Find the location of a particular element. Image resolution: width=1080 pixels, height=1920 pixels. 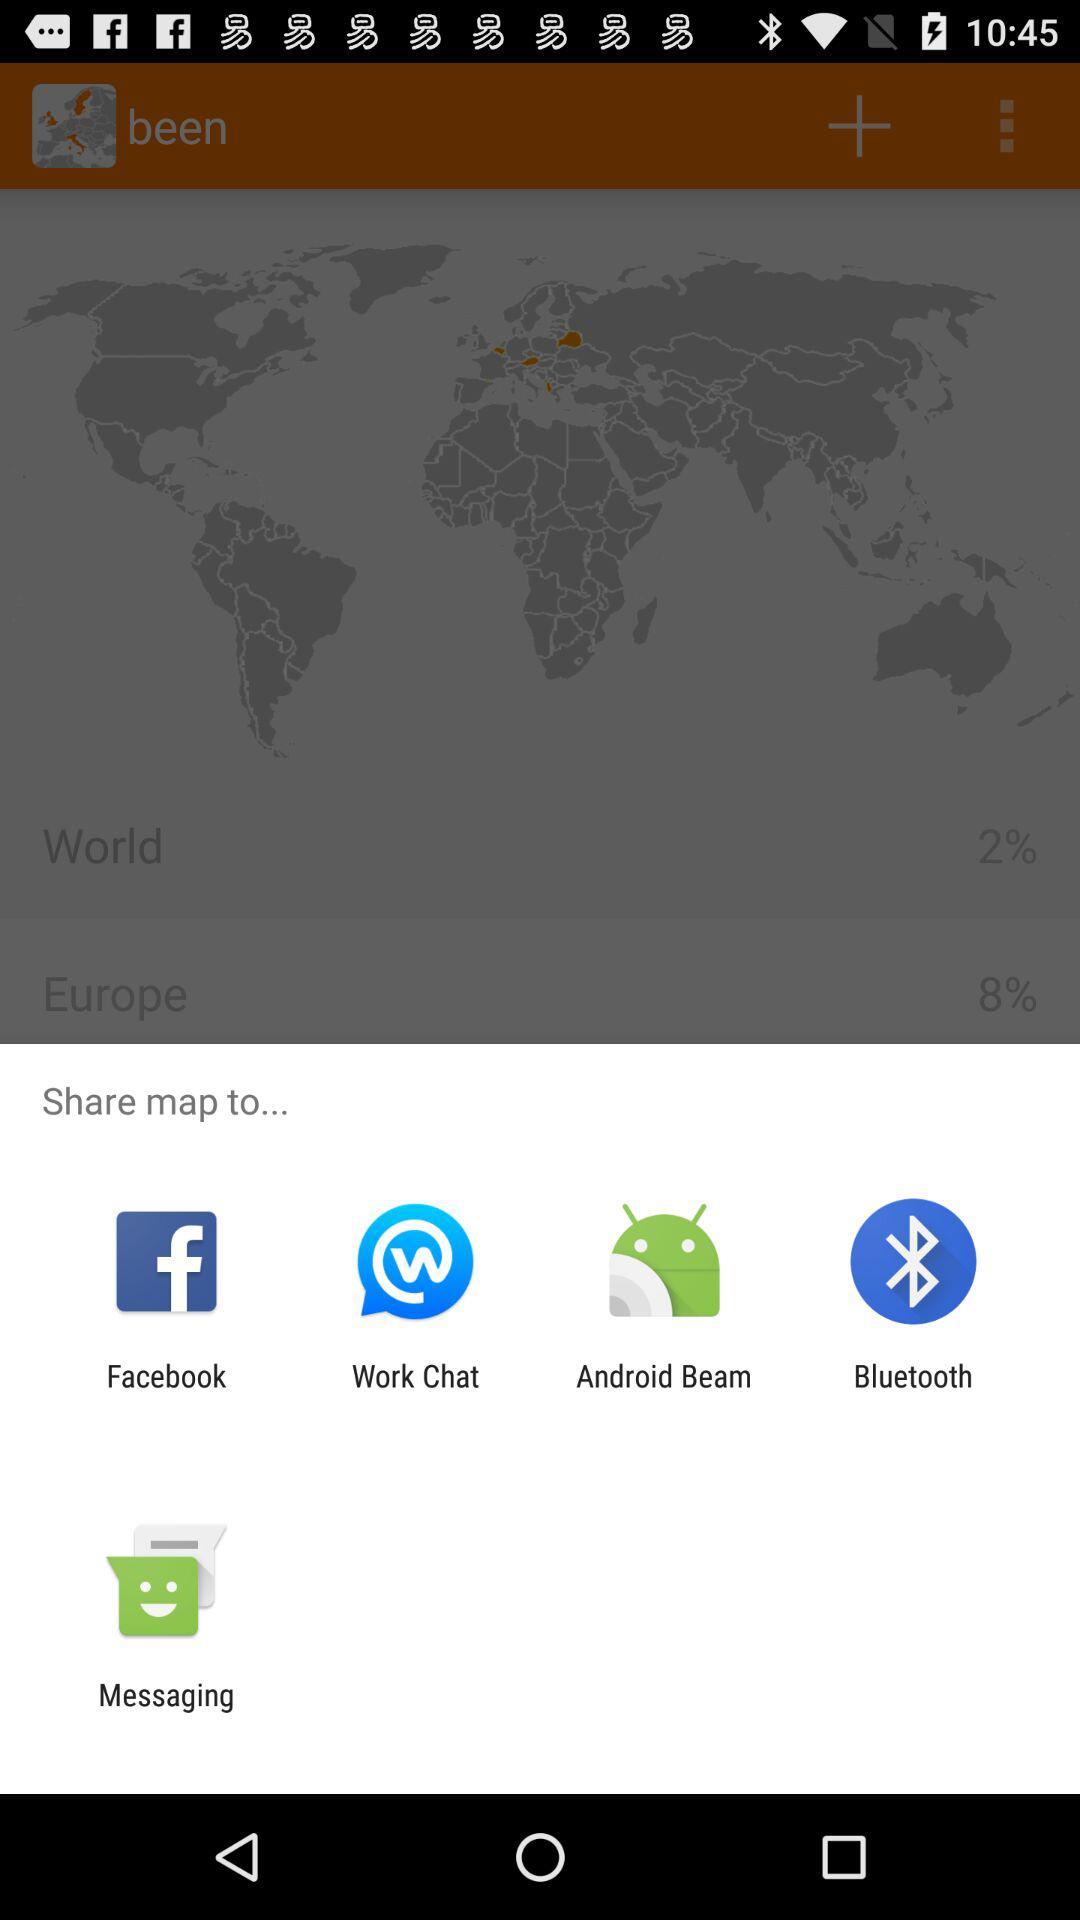

the item next to the facebook item is located at coordinates (414, 1392).